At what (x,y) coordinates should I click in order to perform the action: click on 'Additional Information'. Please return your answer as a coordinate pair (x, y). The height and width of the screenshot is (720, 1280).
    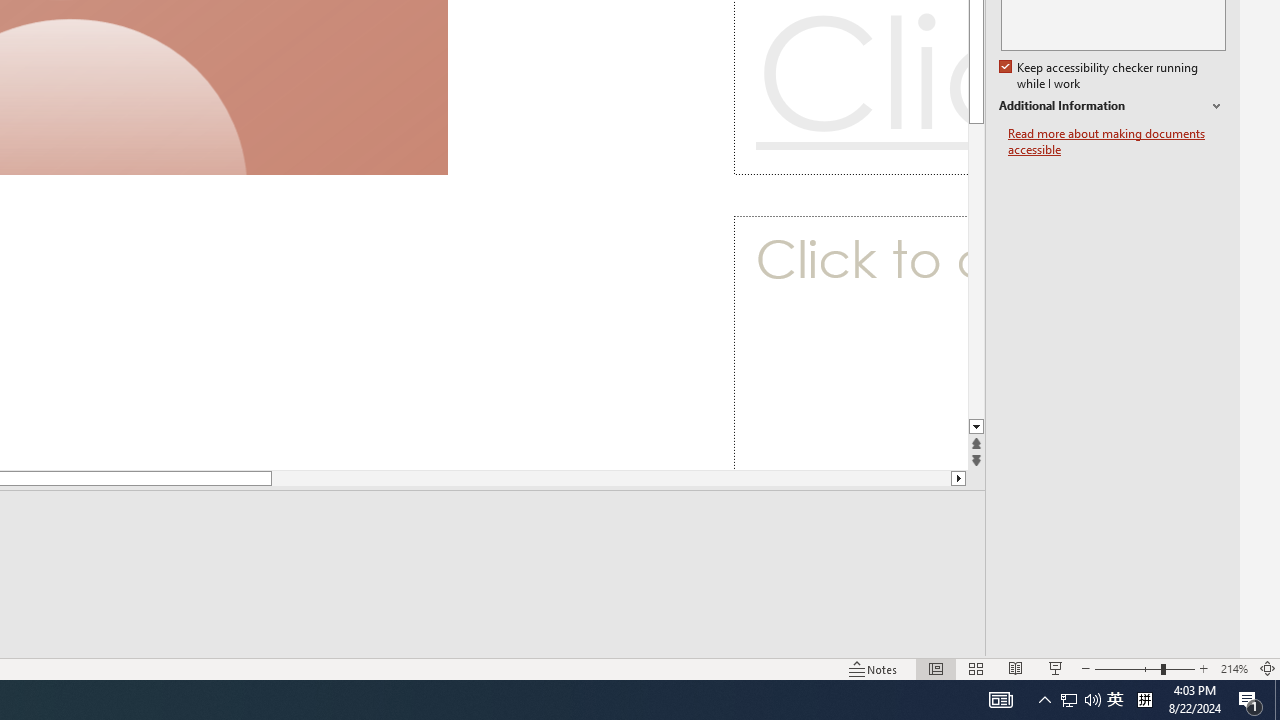
    Looking at the image, I should click on (1111, 106).